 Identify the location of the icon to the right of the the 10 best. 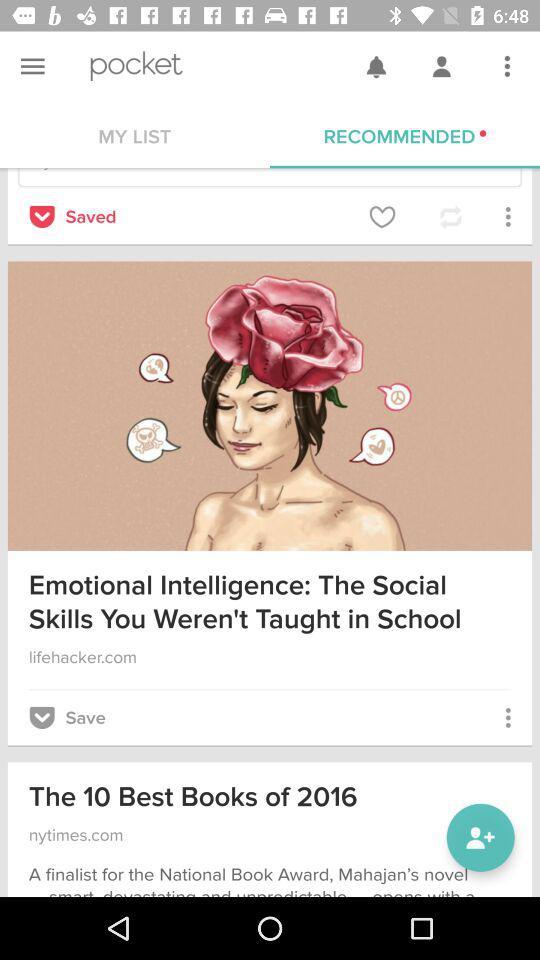
(479, 837).